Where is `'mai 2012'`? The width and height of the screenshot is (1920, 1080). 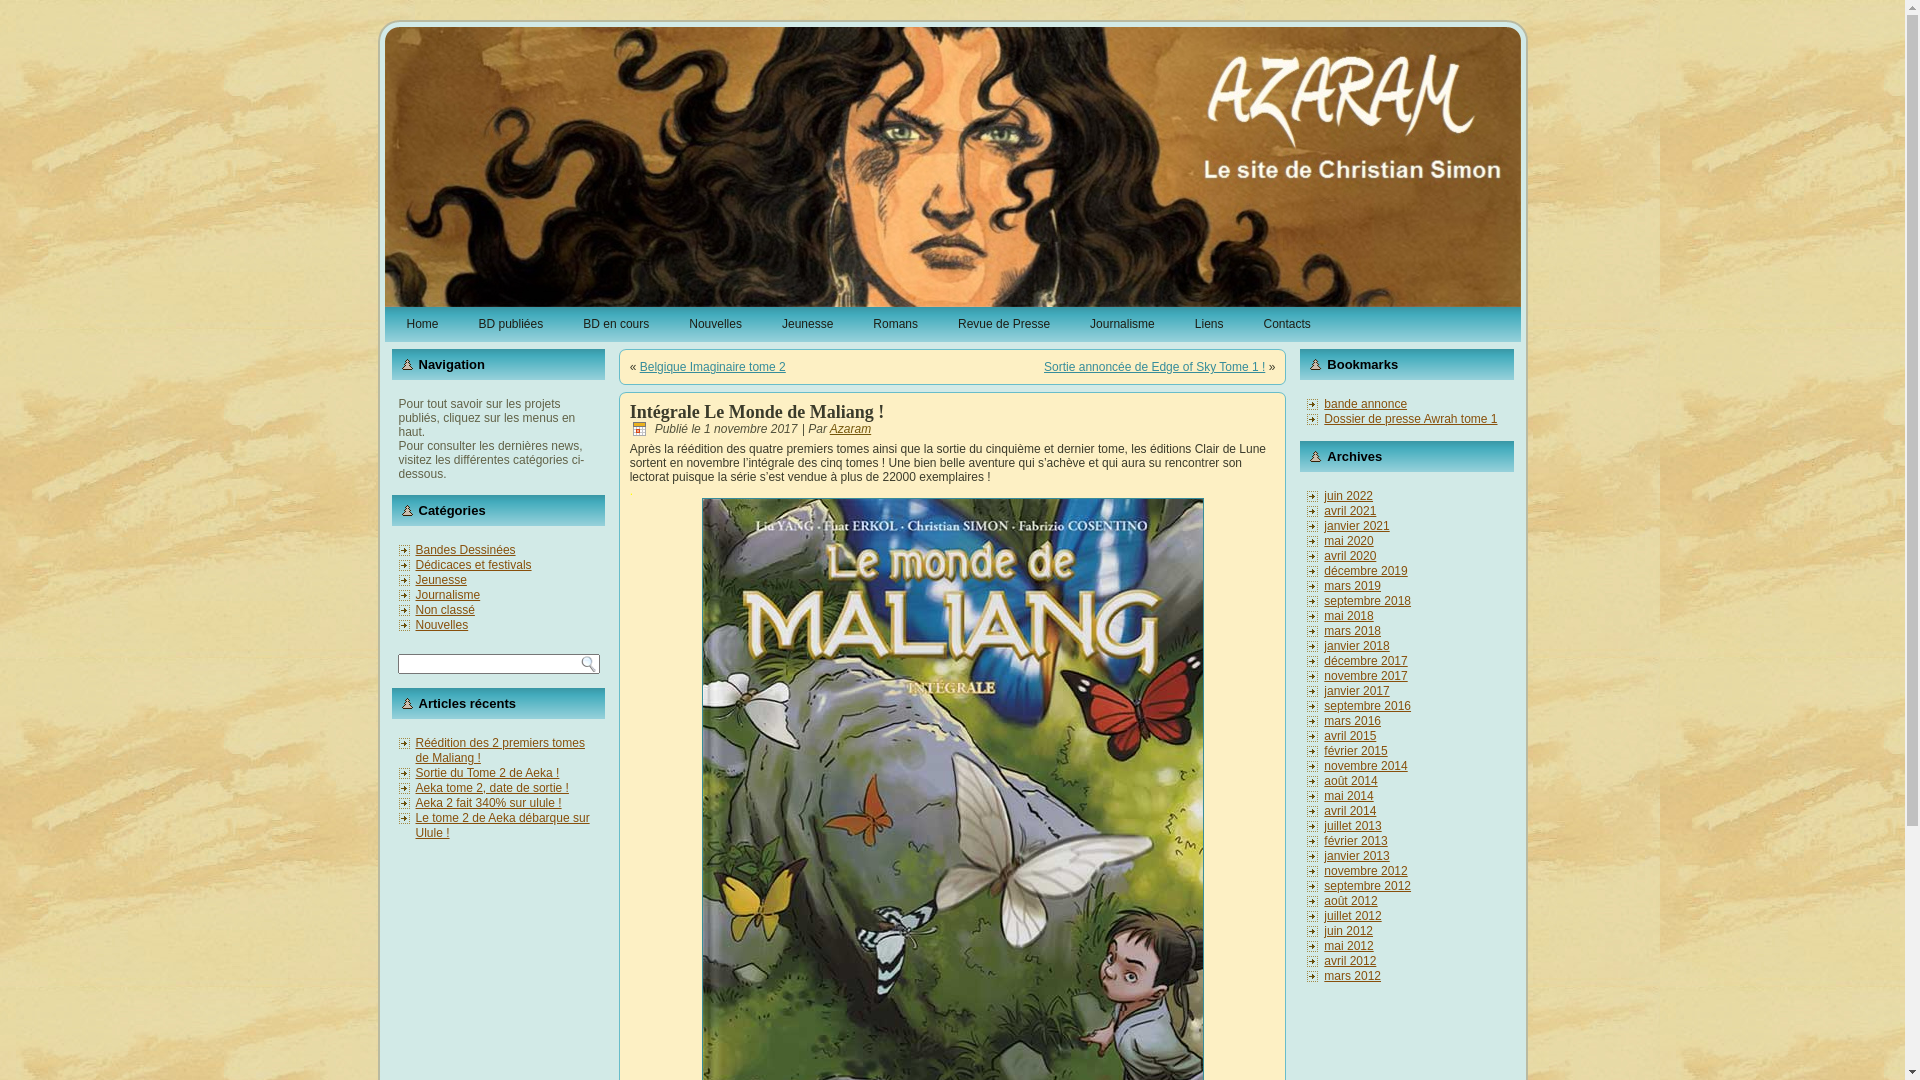 'mai 2012' is located at coordinates (1348, 945).